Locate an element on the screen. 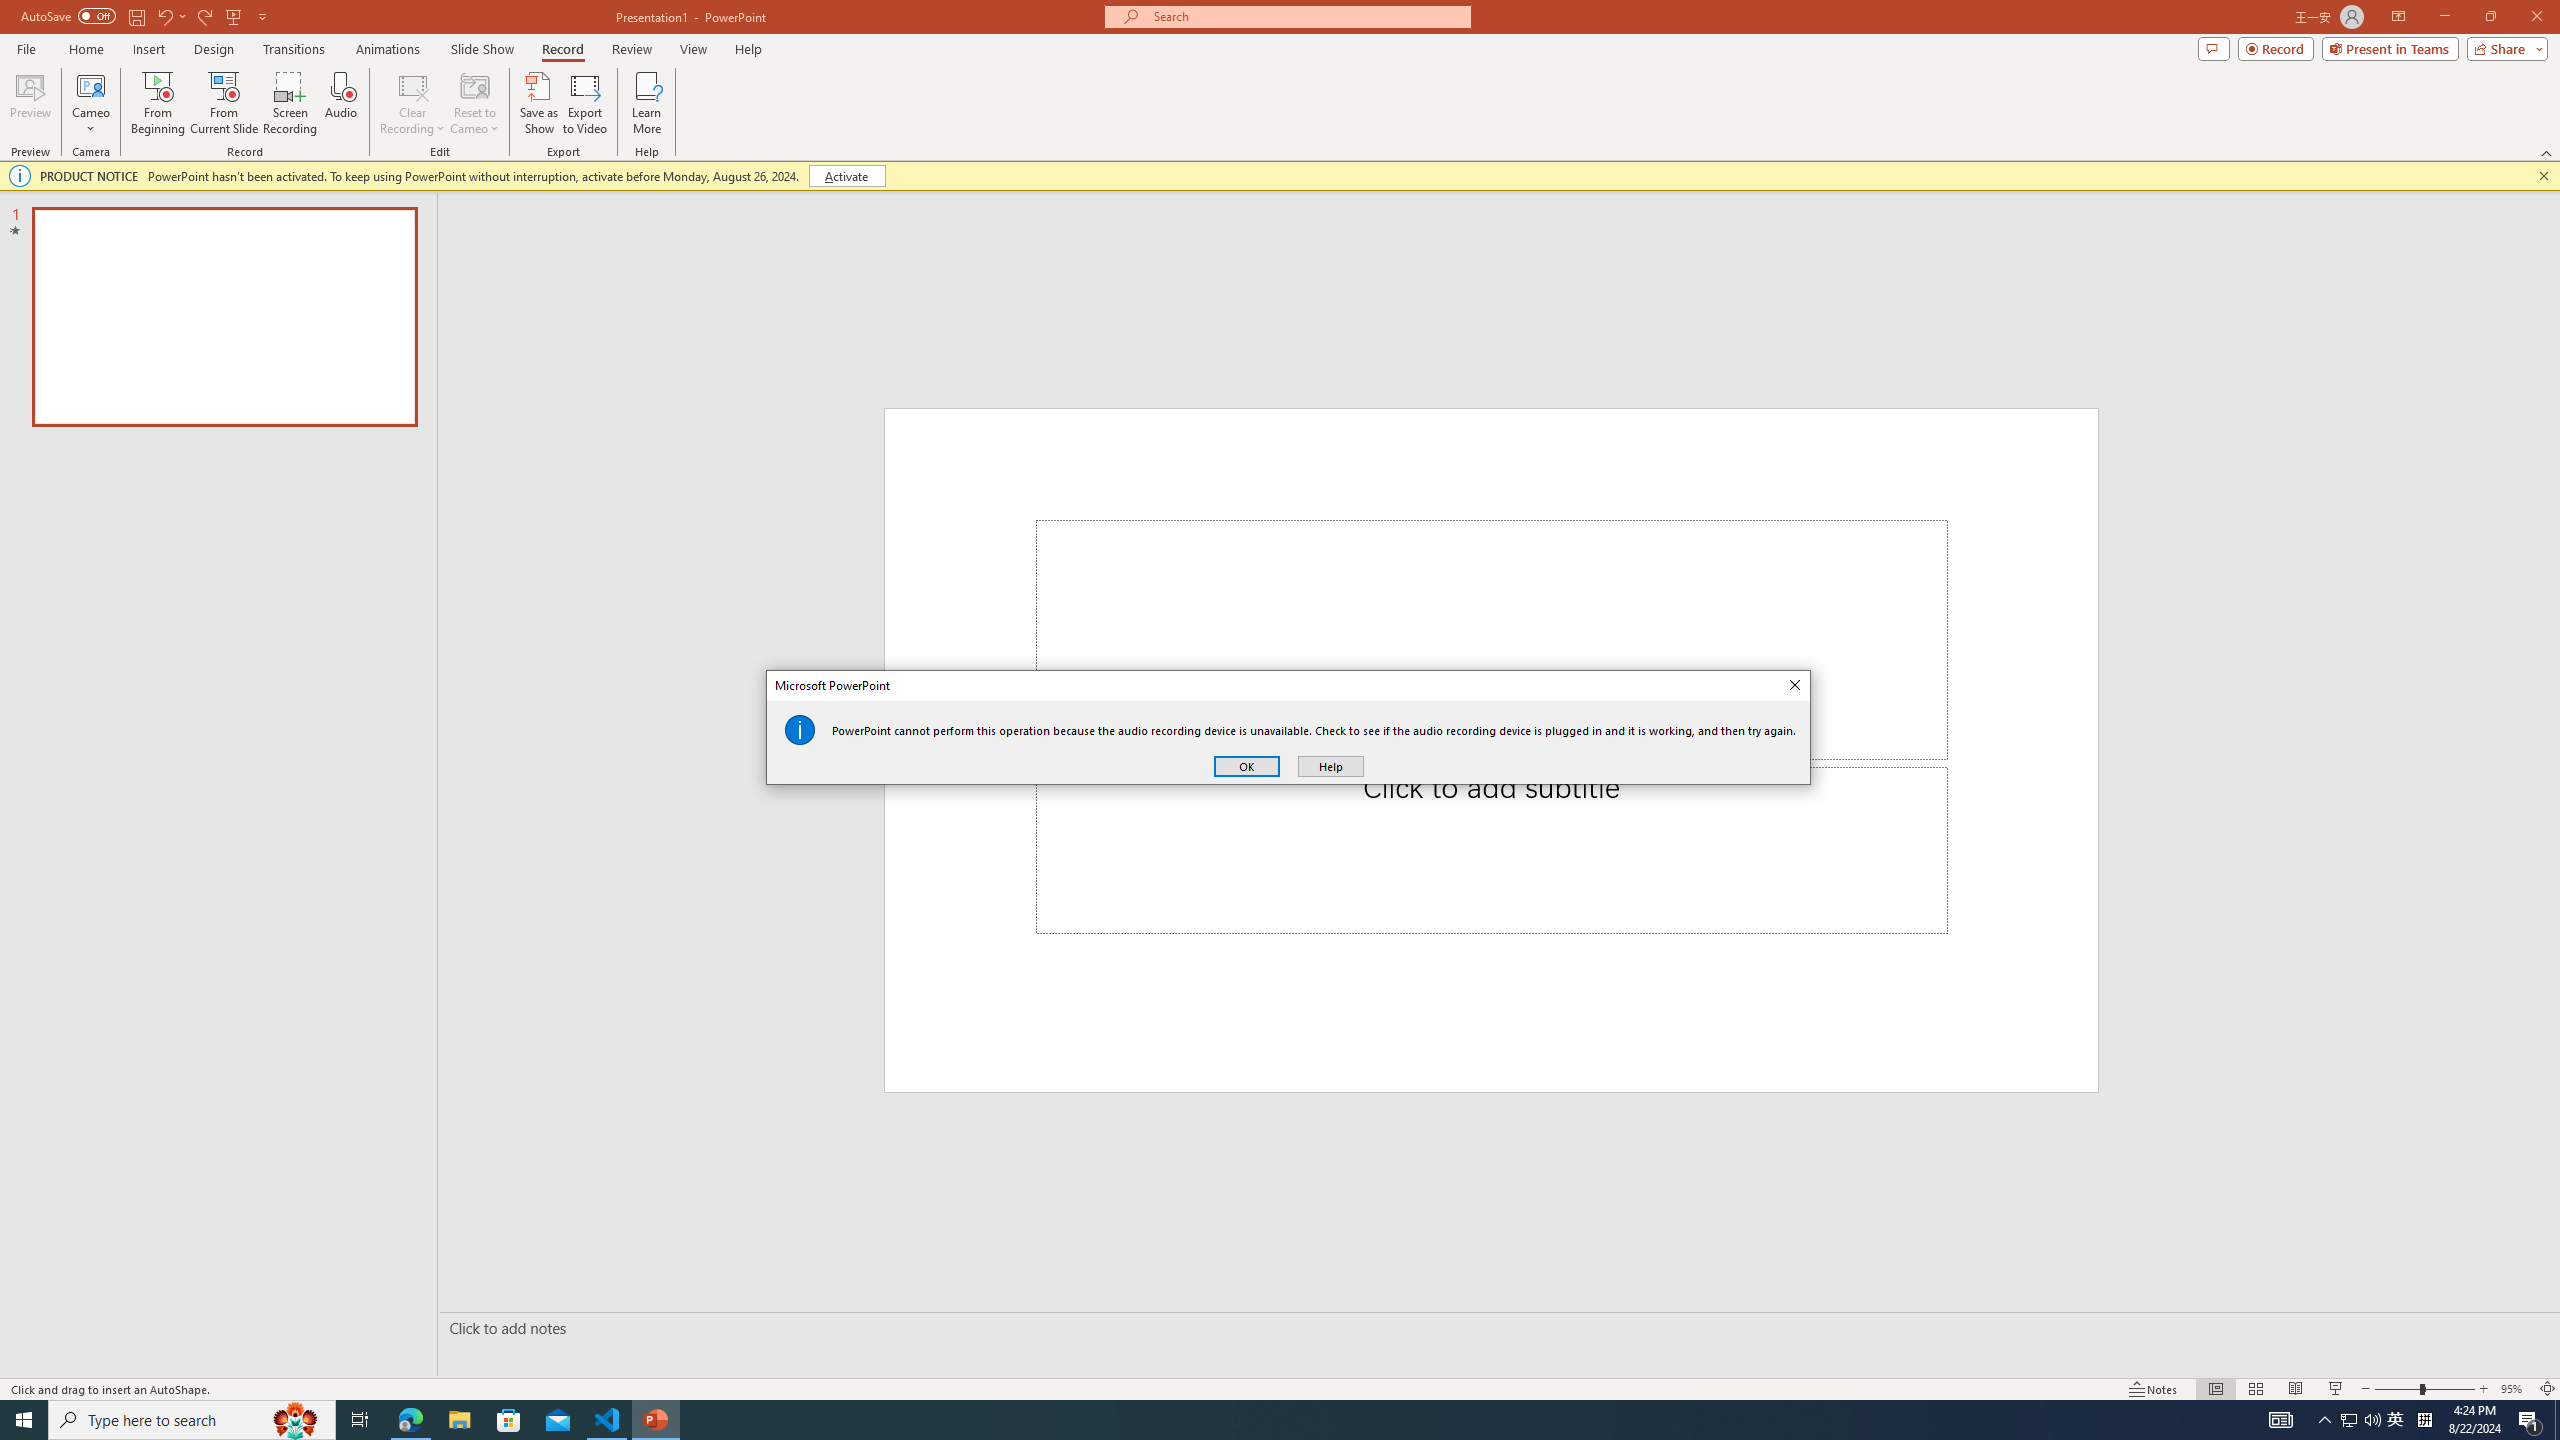 This screenshot has width=2560, height=1440. 'Close this message' is located at coordinates (2543, 175).